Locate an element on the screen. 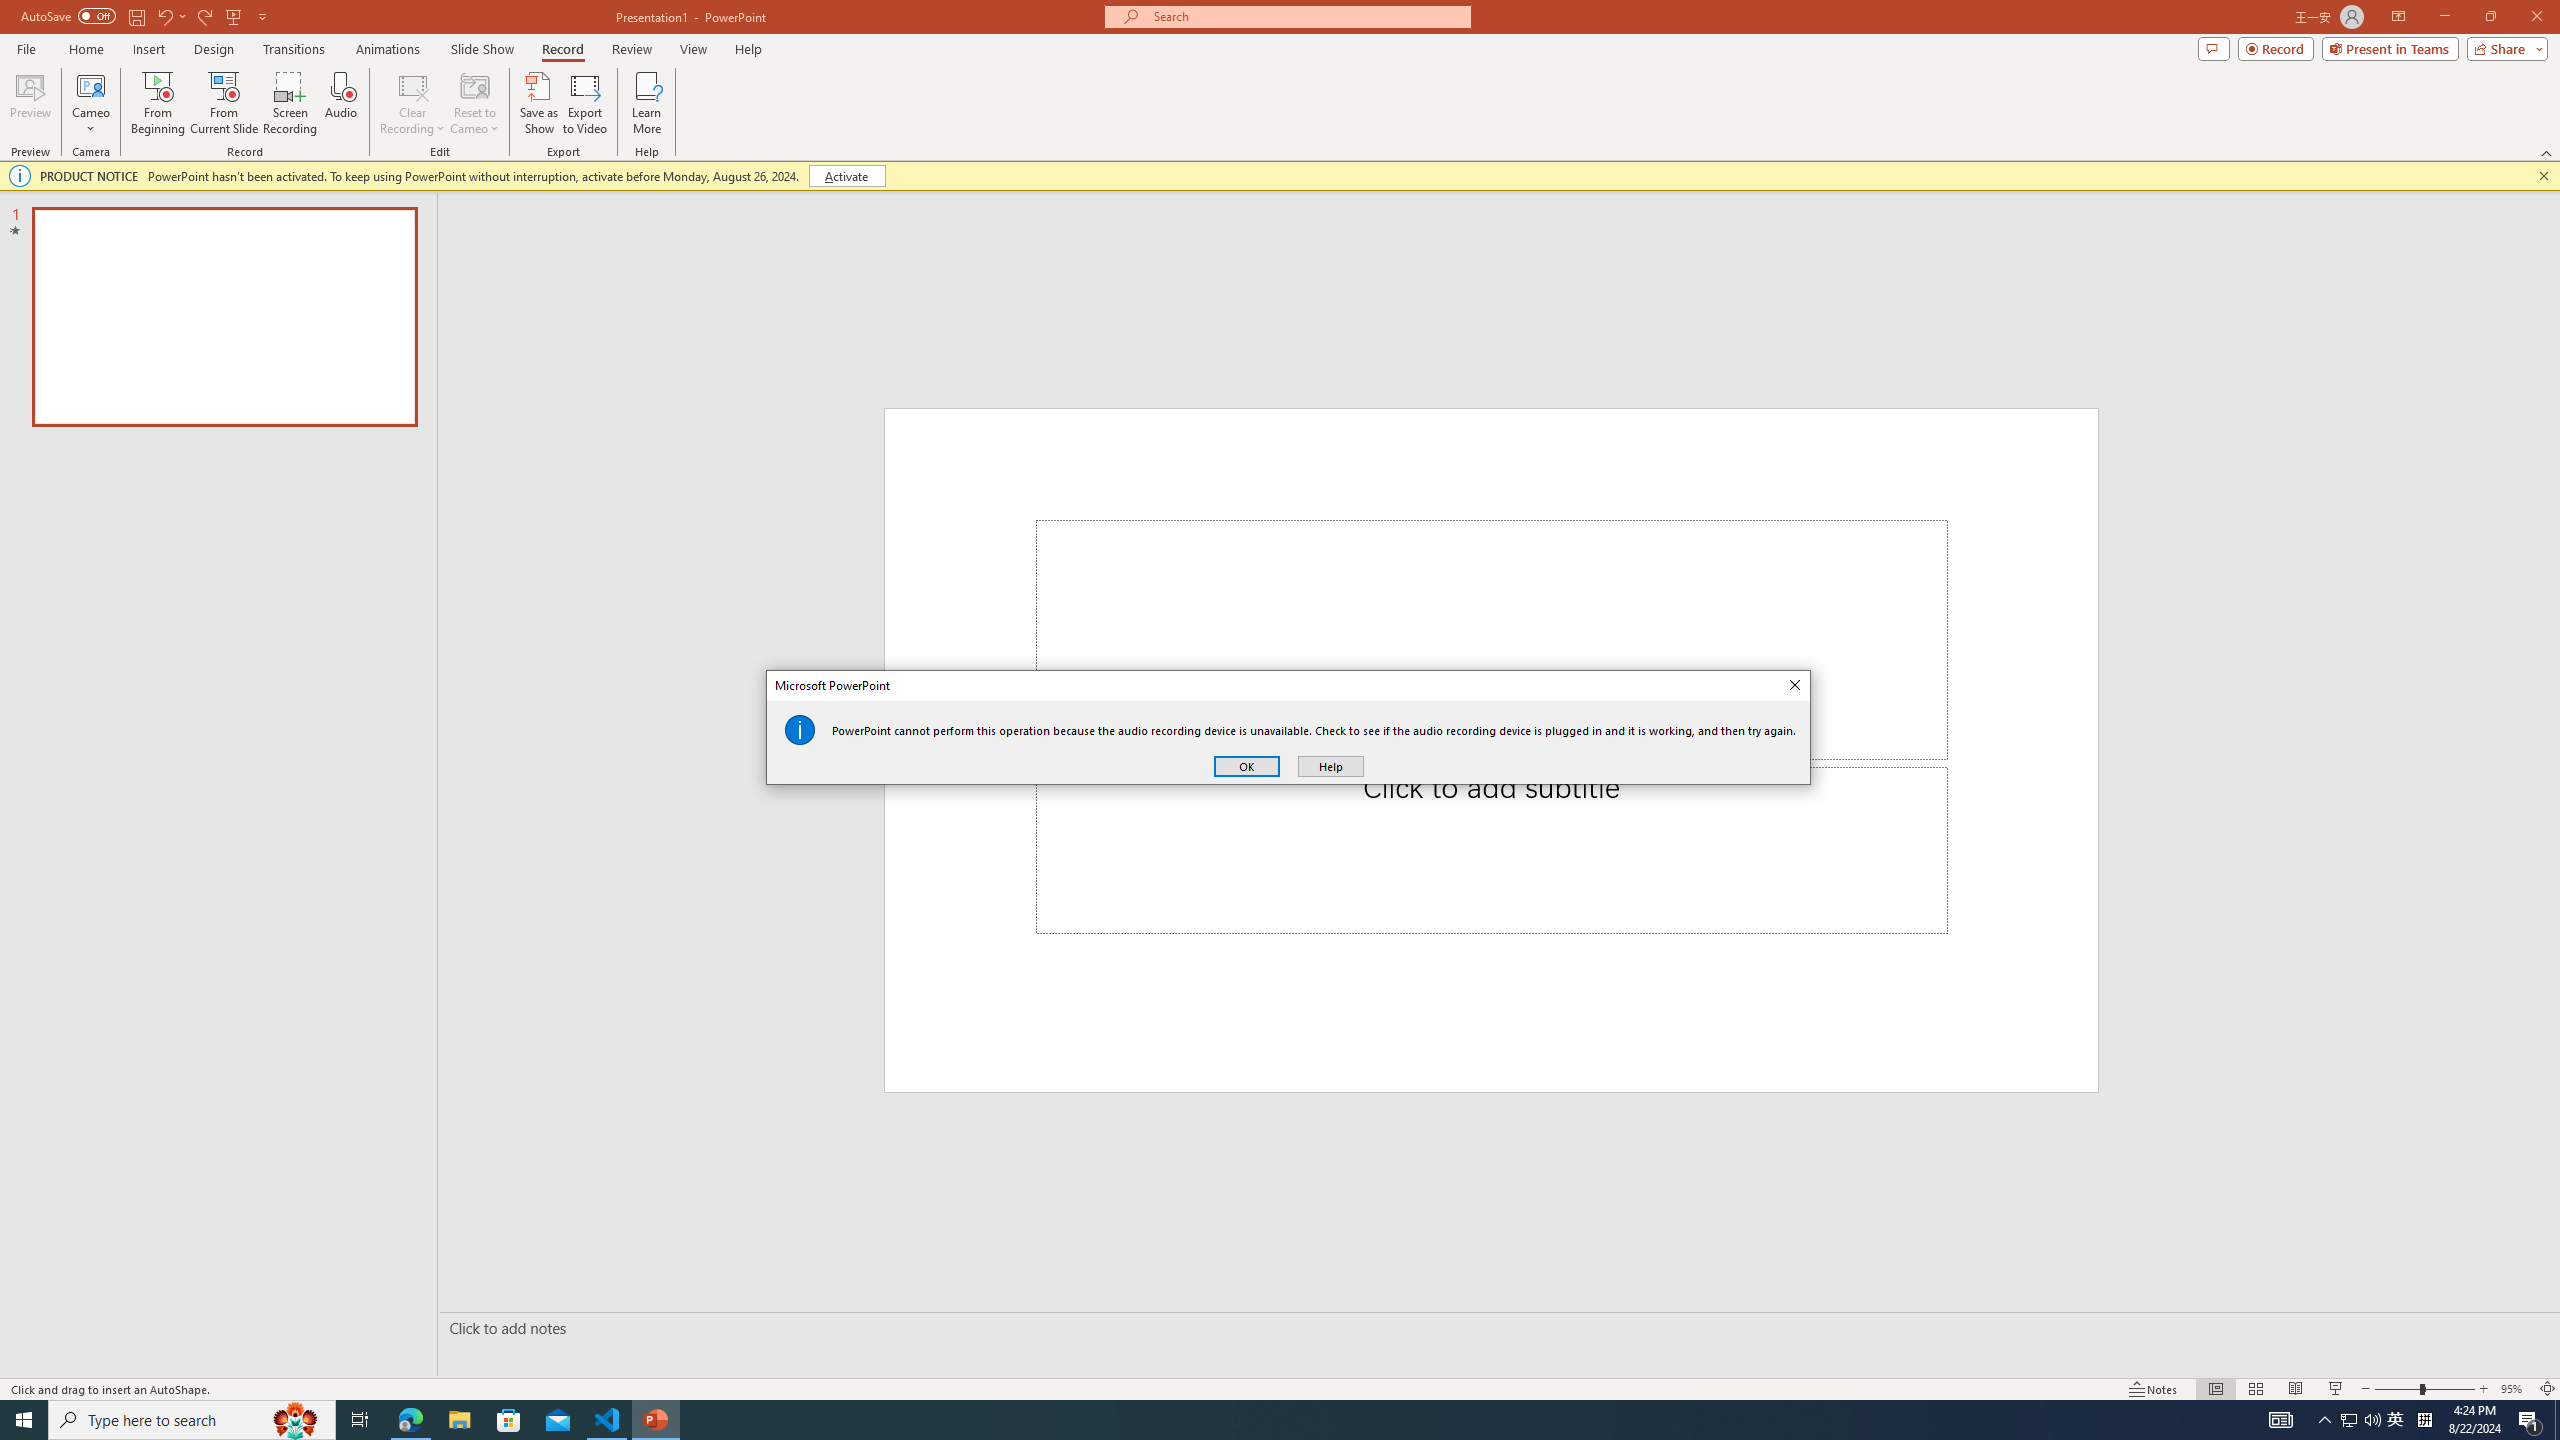 This screenshot has width=2560, height=1440. 'Close this message' is located at coordinates (2543, 175).